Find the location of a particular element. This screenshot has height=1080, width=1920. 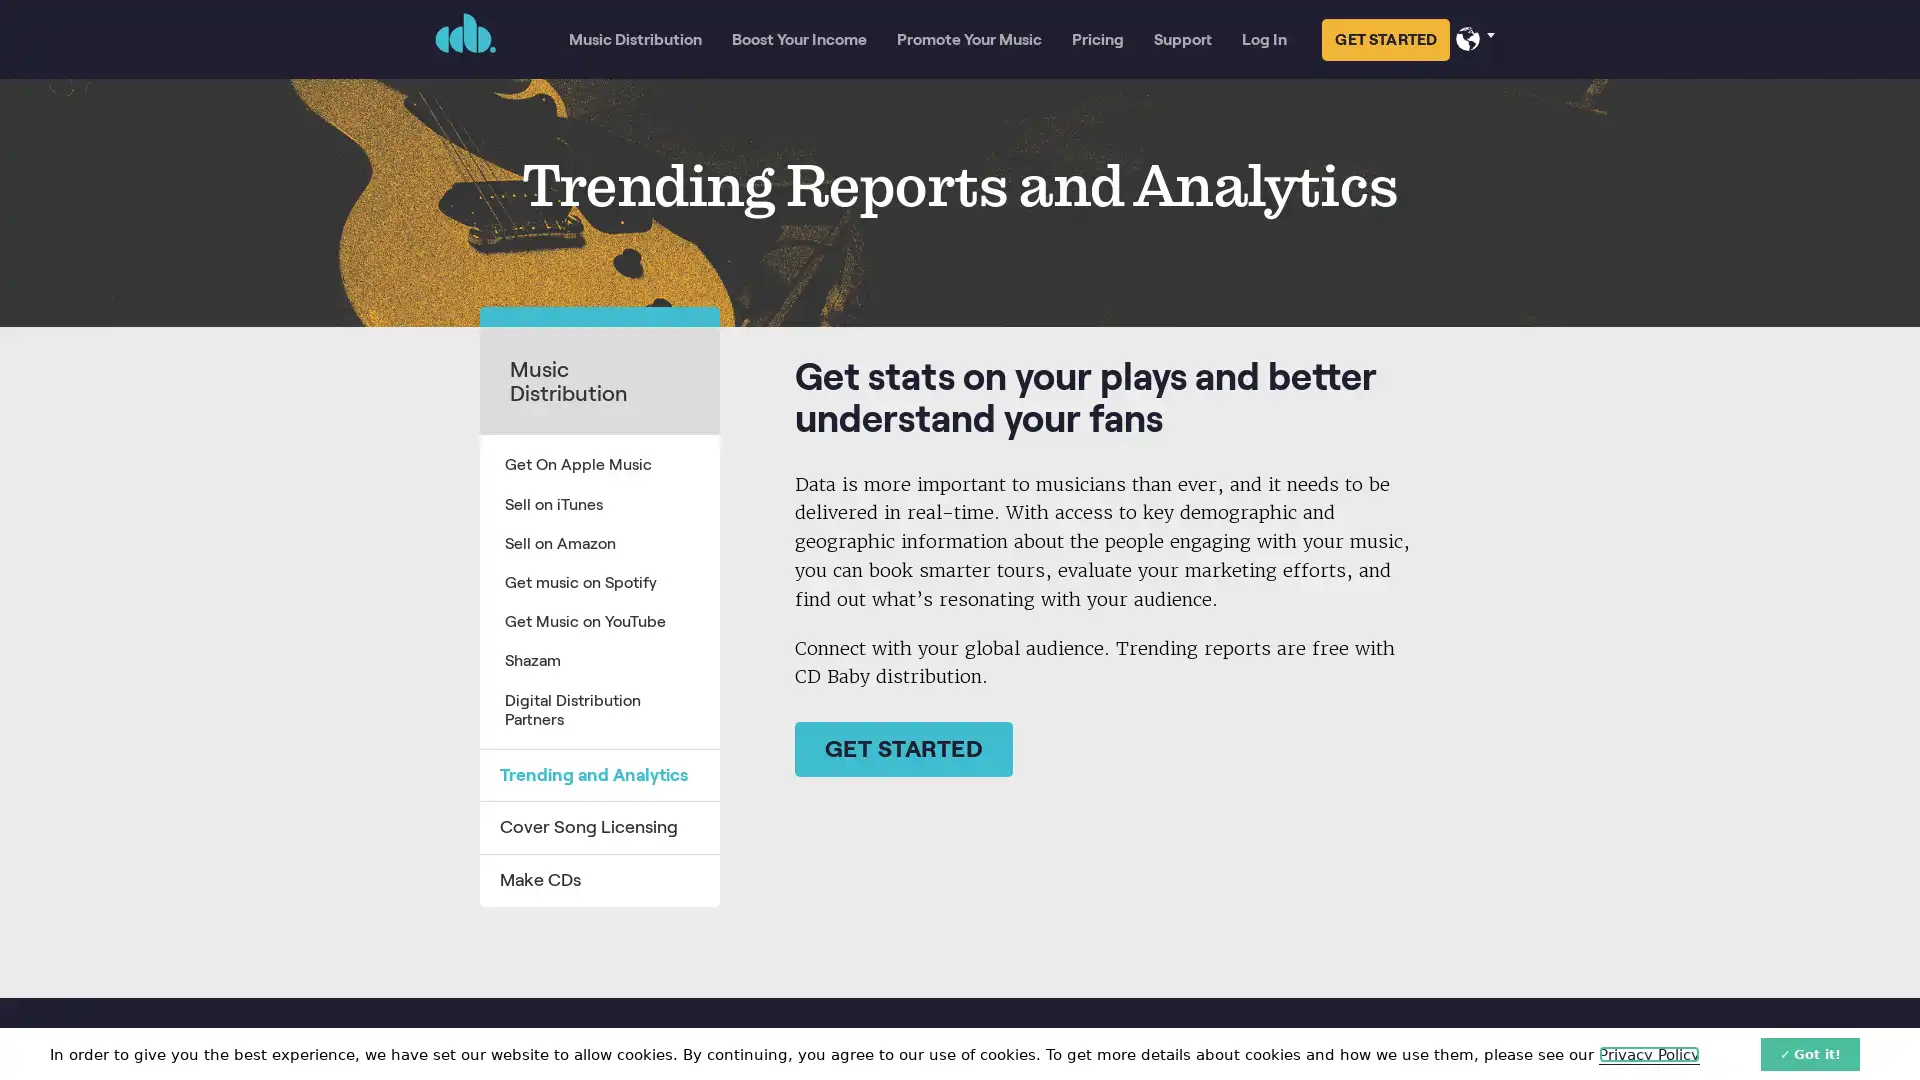

Got it! is located at coordinates (1810, 1052).